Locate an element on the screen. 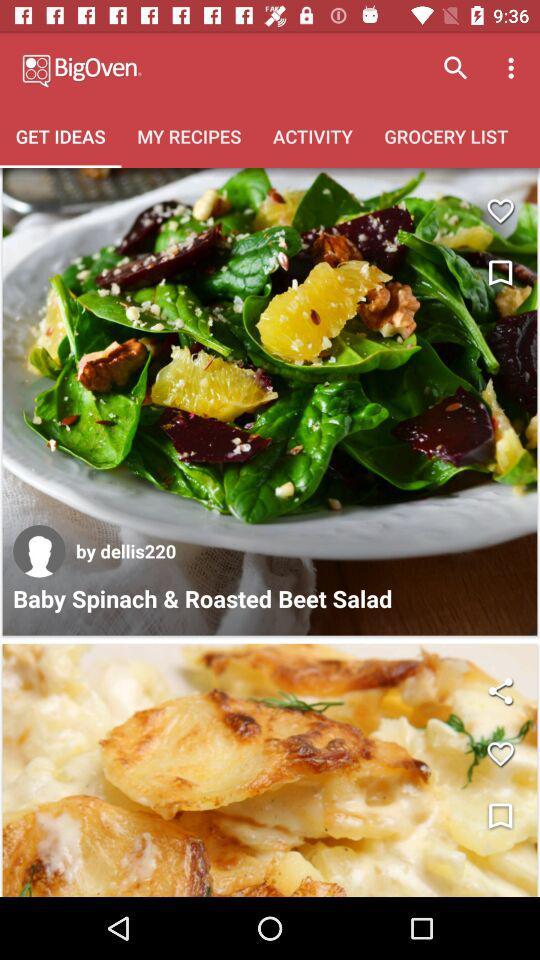  the favorite one is located at coordinates (499, 211).